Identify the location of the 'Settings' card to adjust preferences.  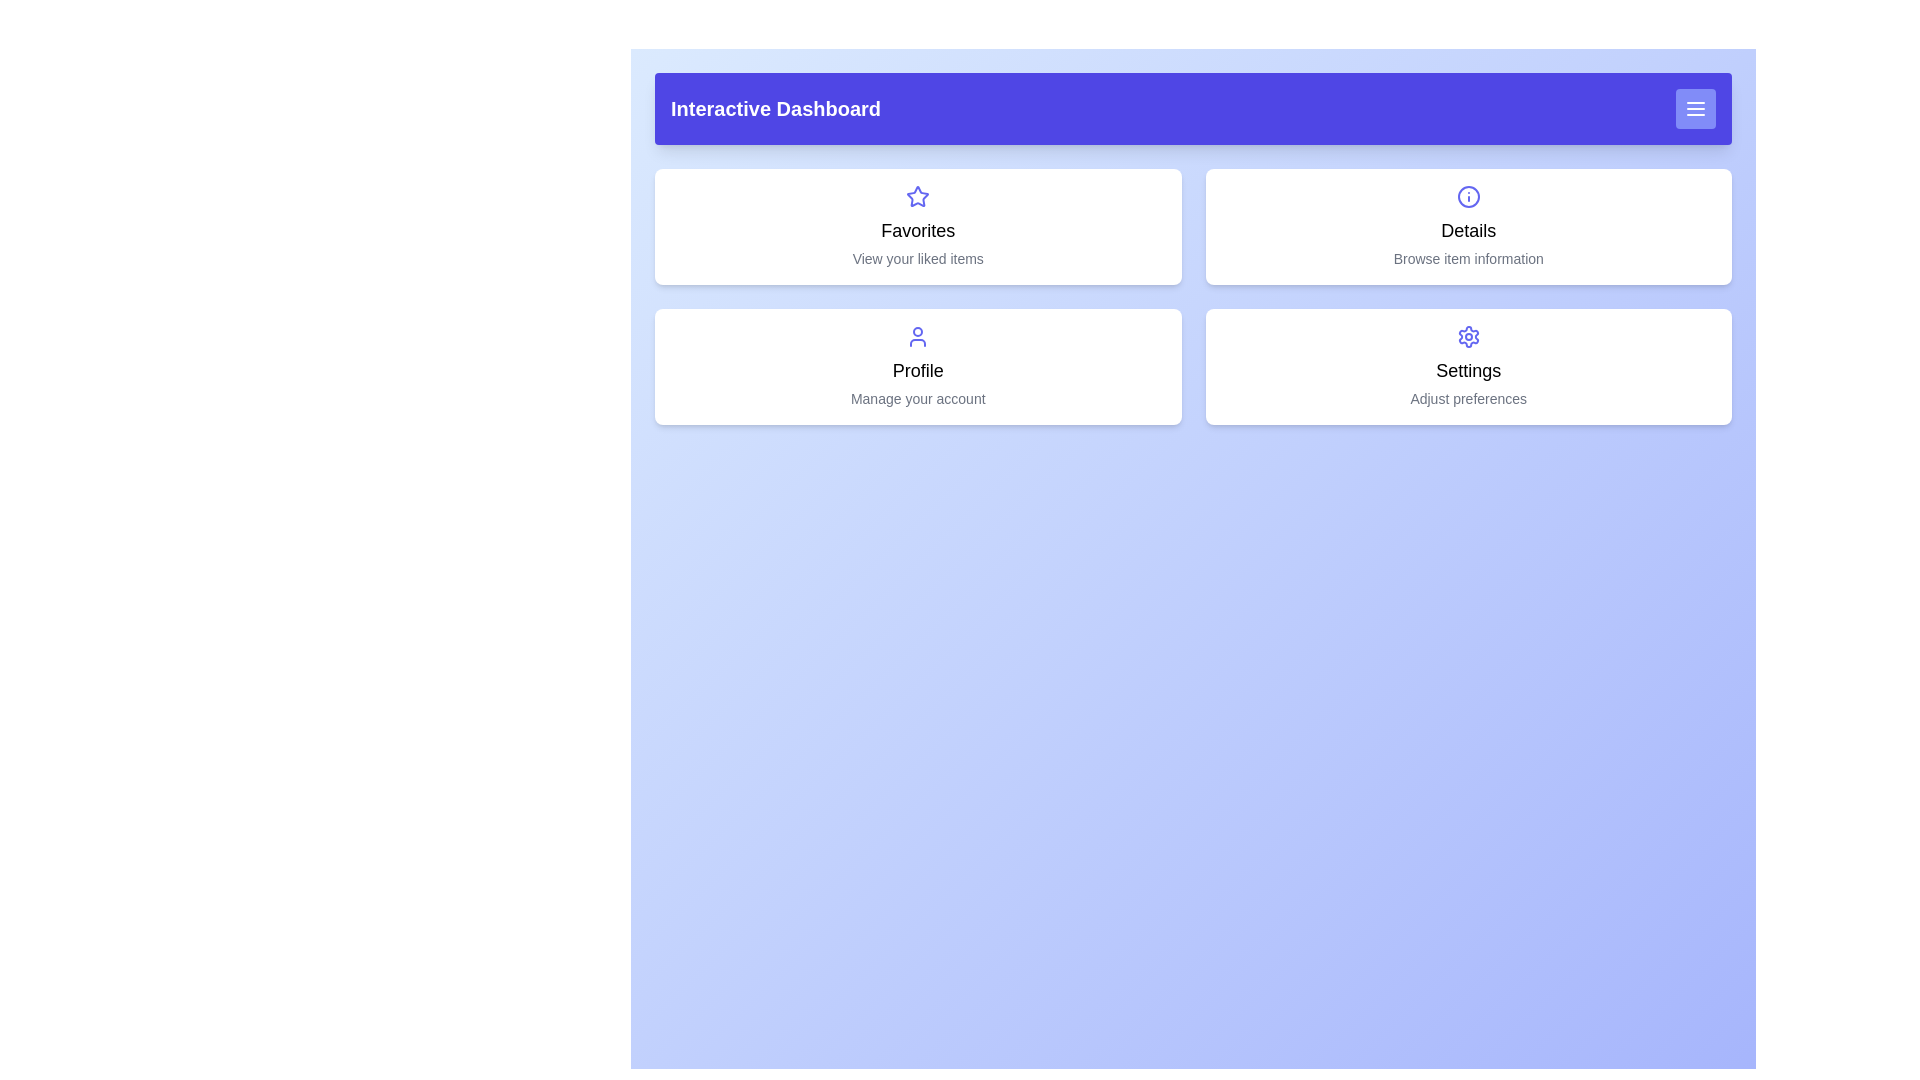
(1468, 366).